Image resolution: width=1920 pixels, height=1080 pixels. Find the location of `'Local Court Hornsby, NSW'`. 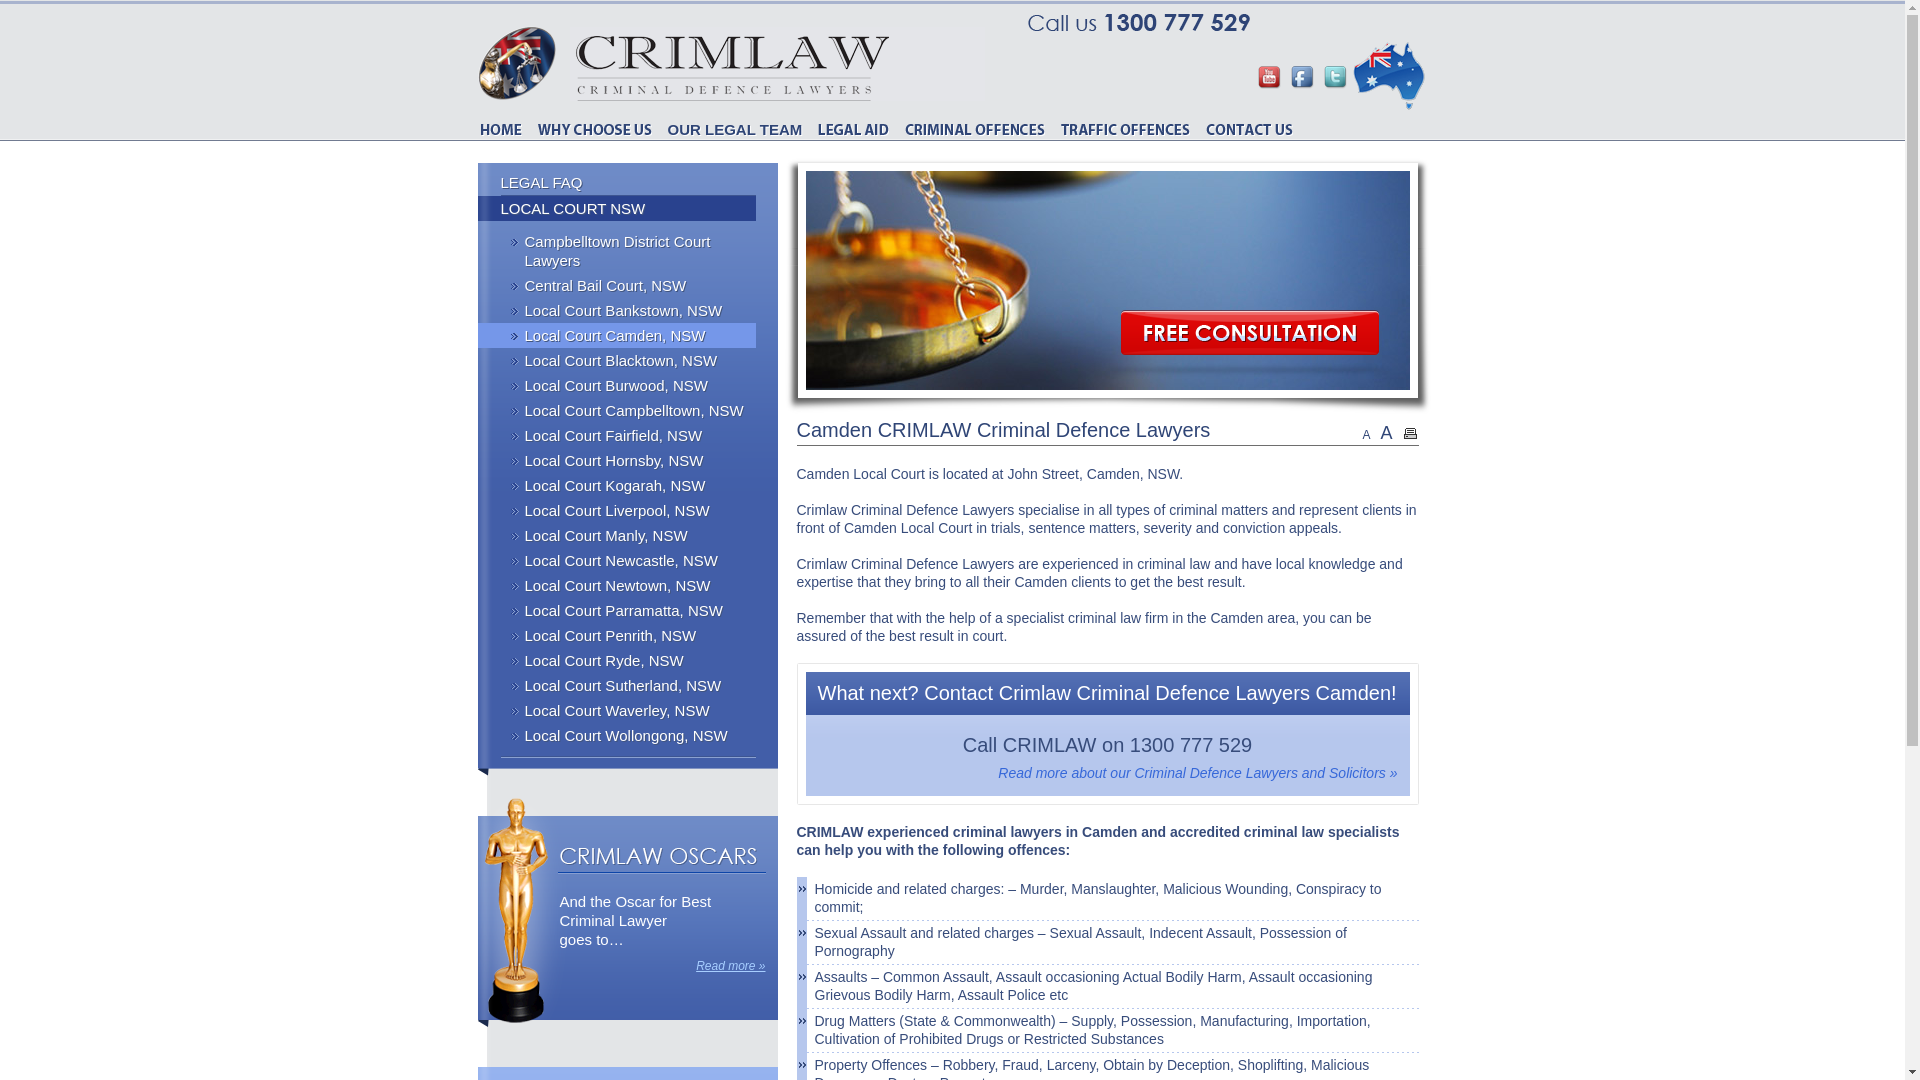

'Local Court Hornsby, NSW' is located at coordinates (616, 460).